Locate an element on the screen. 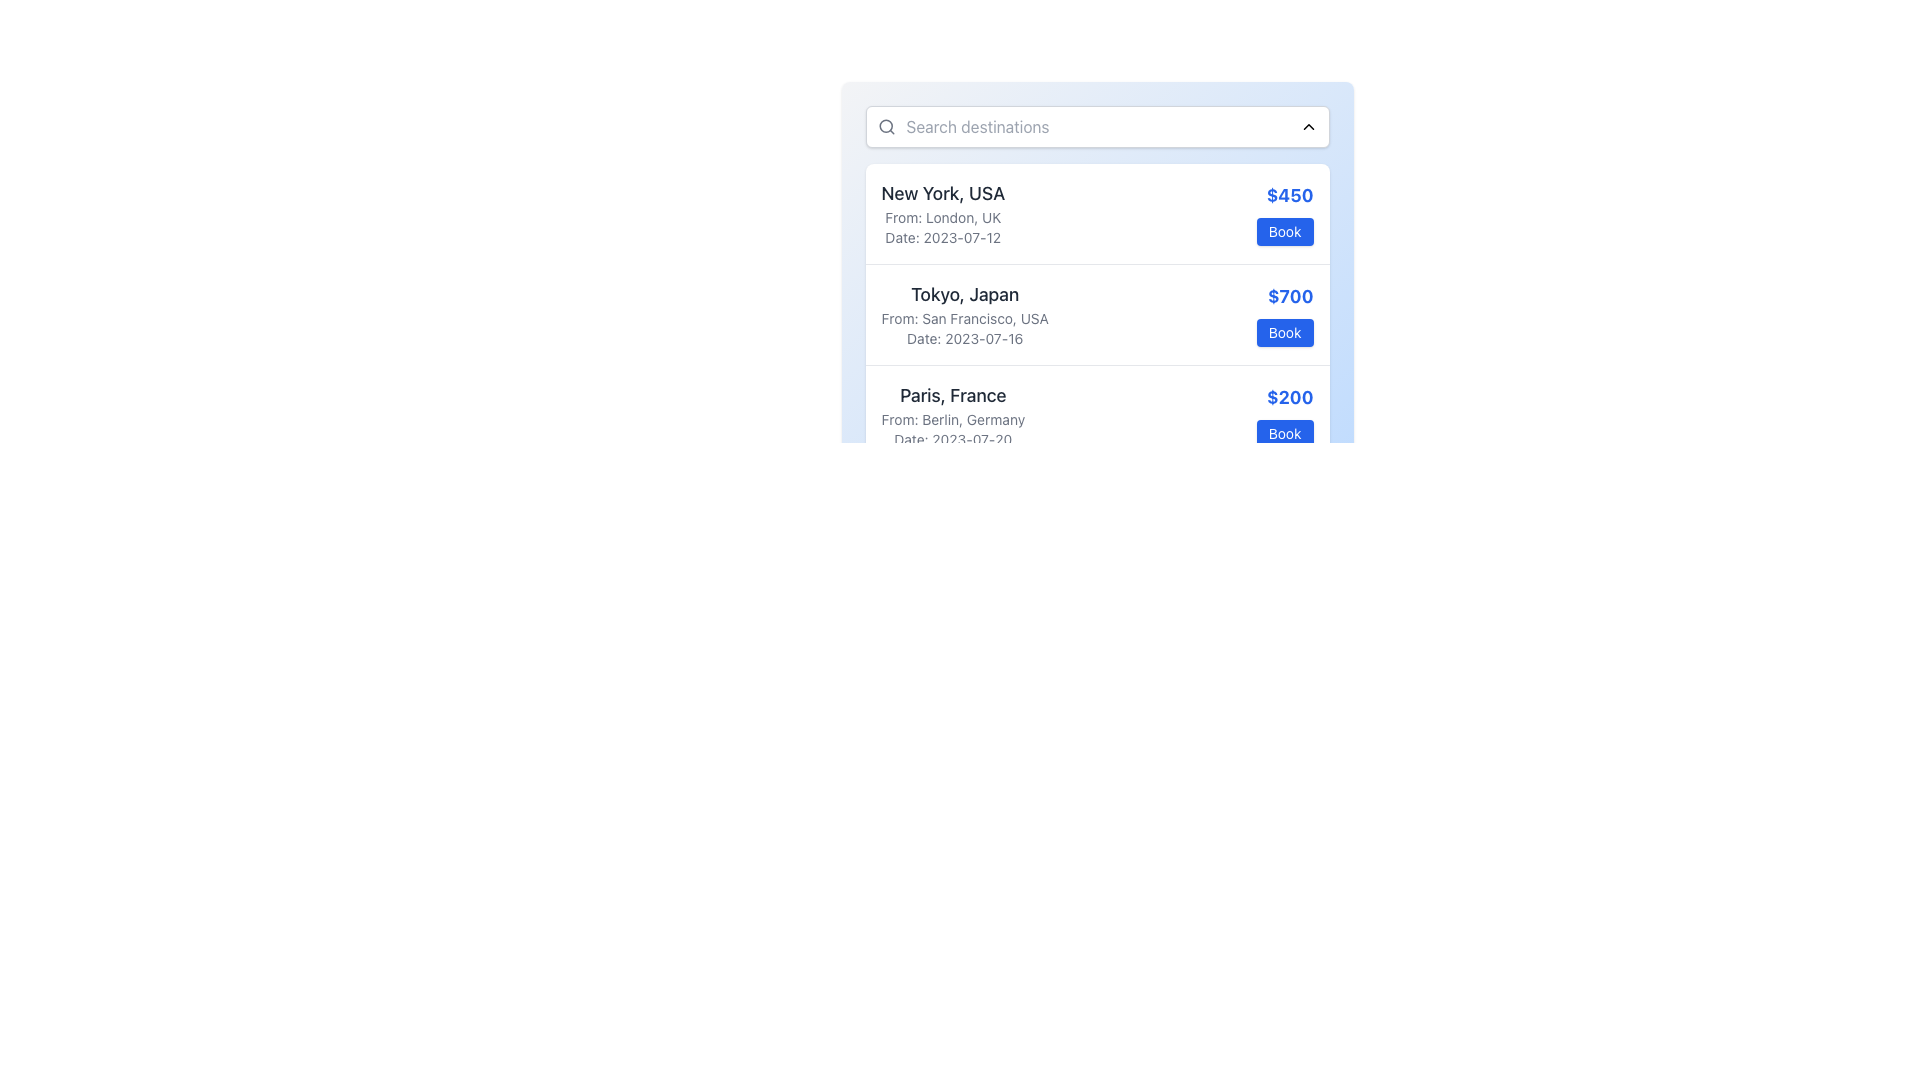 This screenshot has width=1920, height=1080. the booking button located in the second row of the list, aligned with the price text ('$700') for the 'Tokyo, Japan' listing to proceed with booking is located at coordinates (1285, 331).